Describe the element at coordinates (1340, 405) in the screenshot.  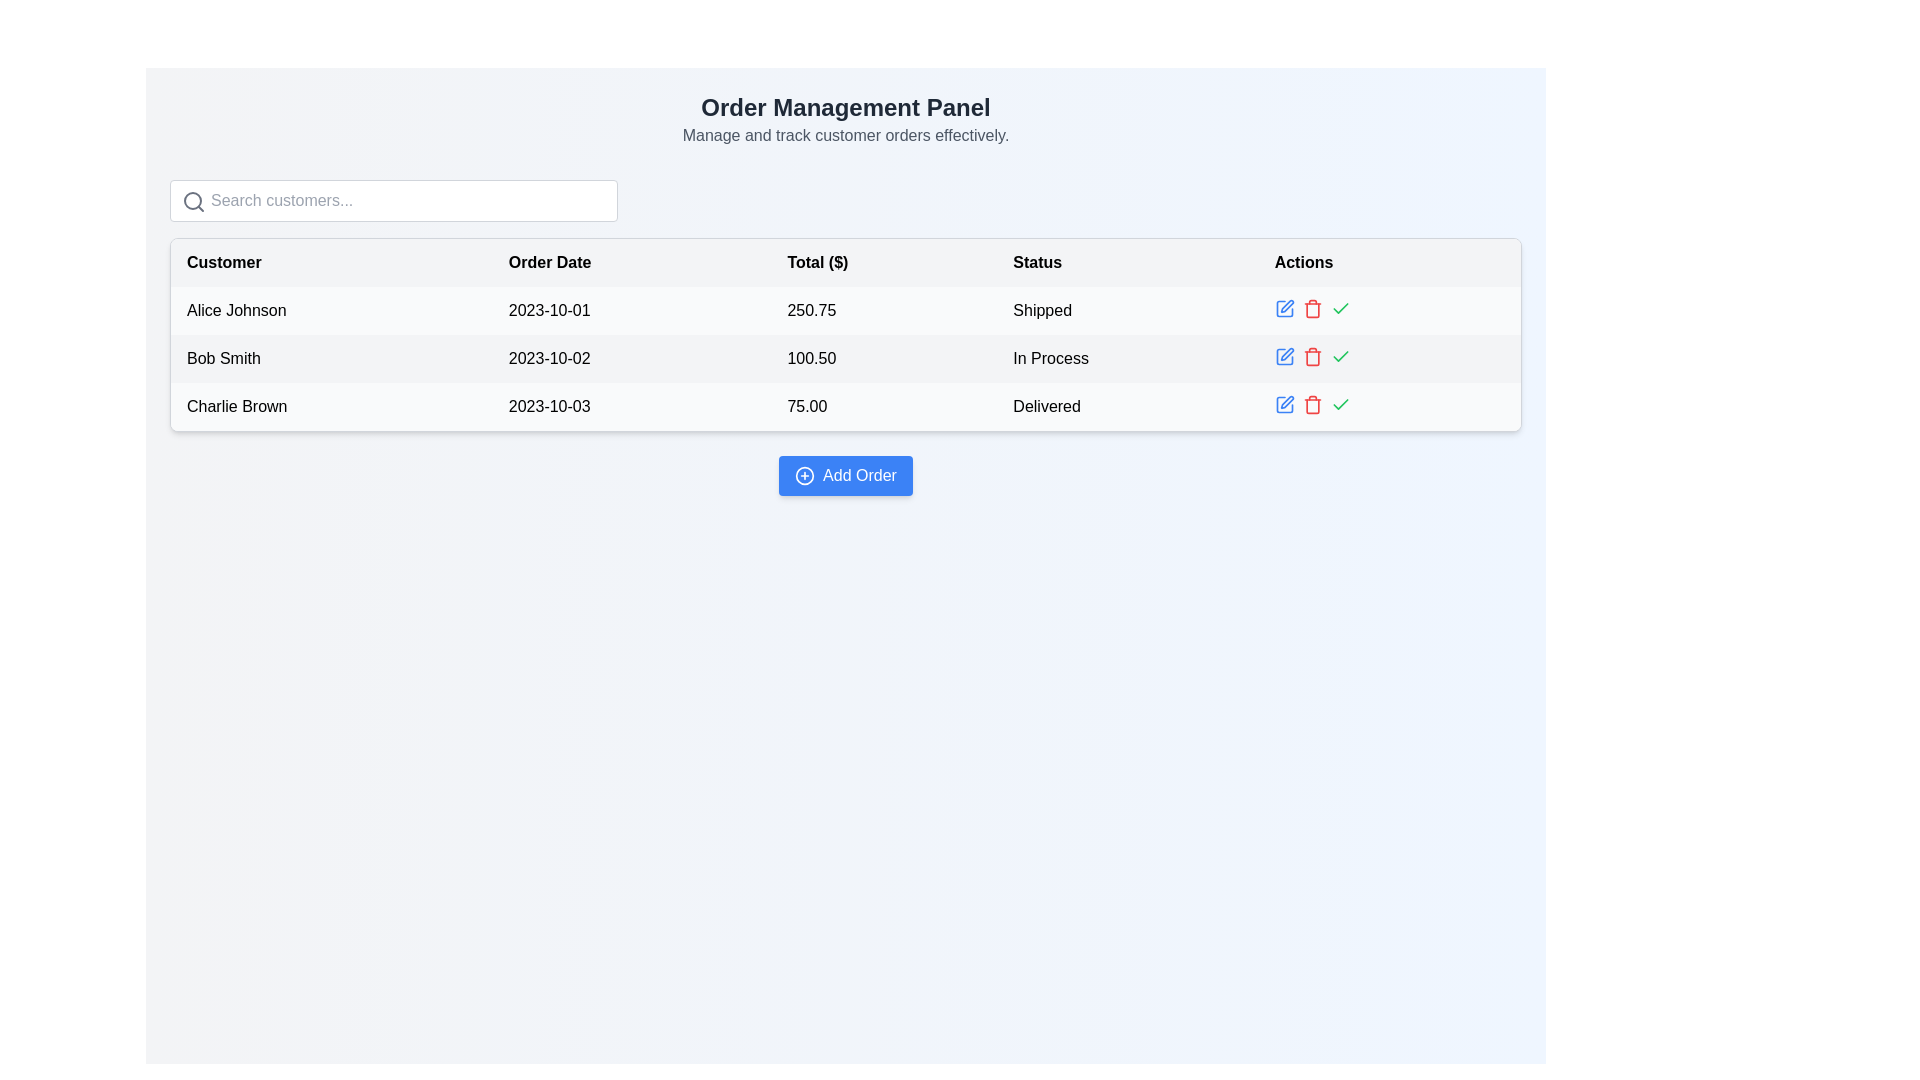
I see `the green checkmark icon button located in the 'Actions' column of the third row for customer 'Charlie Brown'` at that location.